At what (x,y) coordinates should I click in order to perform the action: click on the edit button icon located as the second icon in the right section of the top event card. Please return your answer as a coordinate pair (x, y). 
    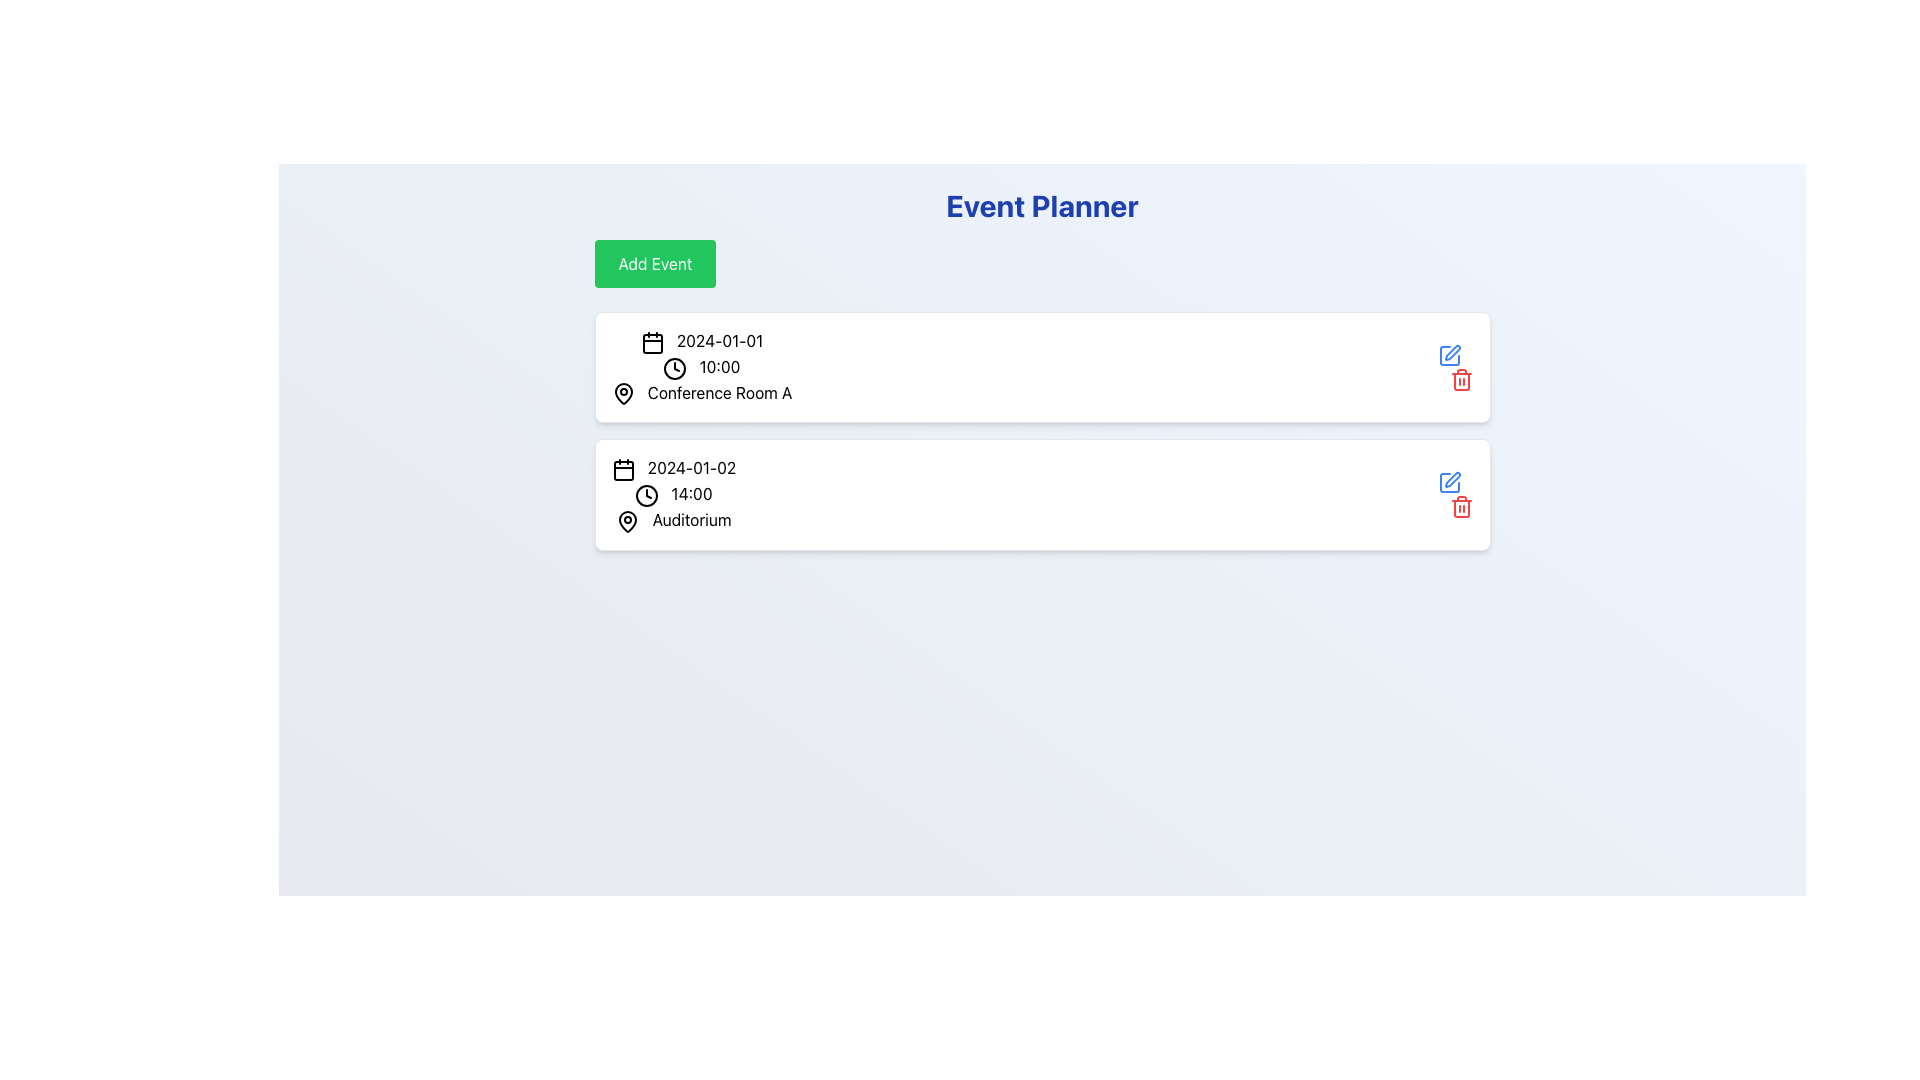
    Looking at the image, I should click on (1452, 351).